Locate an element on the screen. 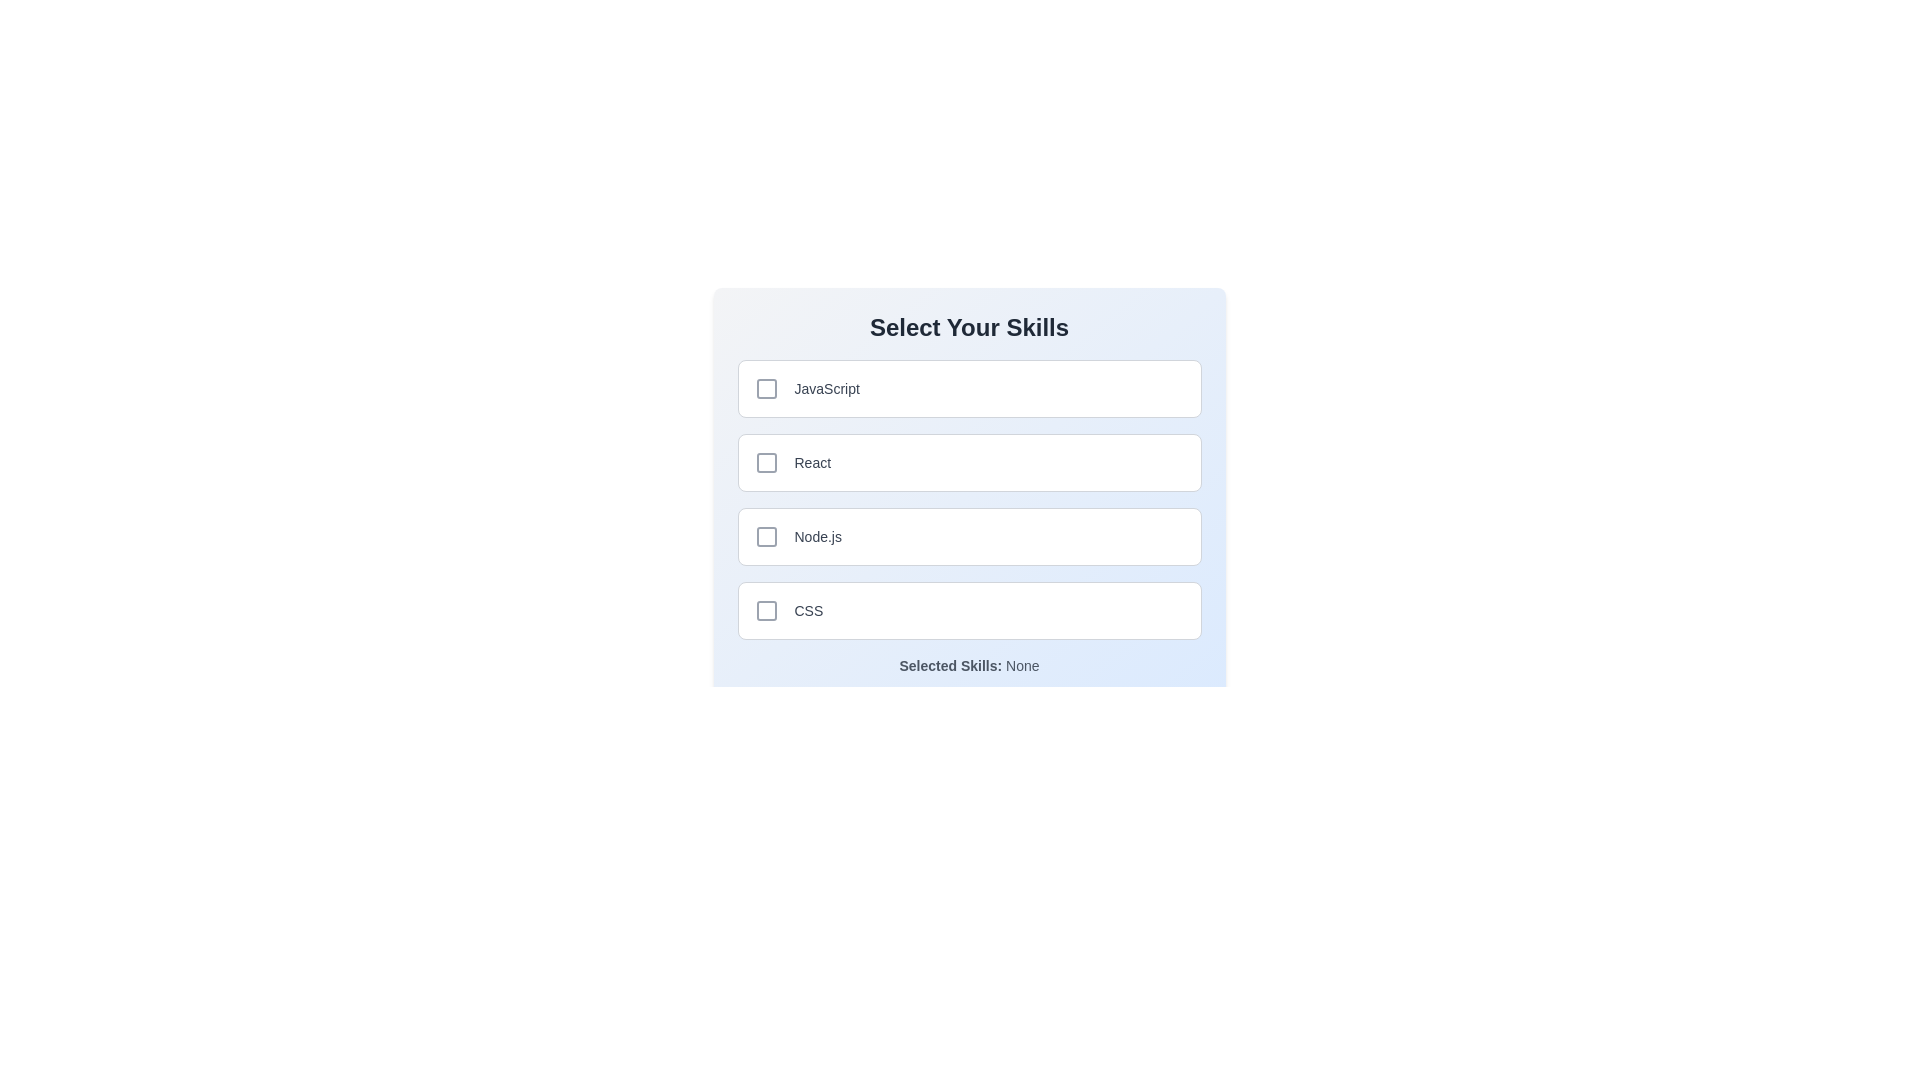  the 'Select Your Skills' header, which is a prominent title at the top of the section above the skill selection list is located at coordinates (969, 326).